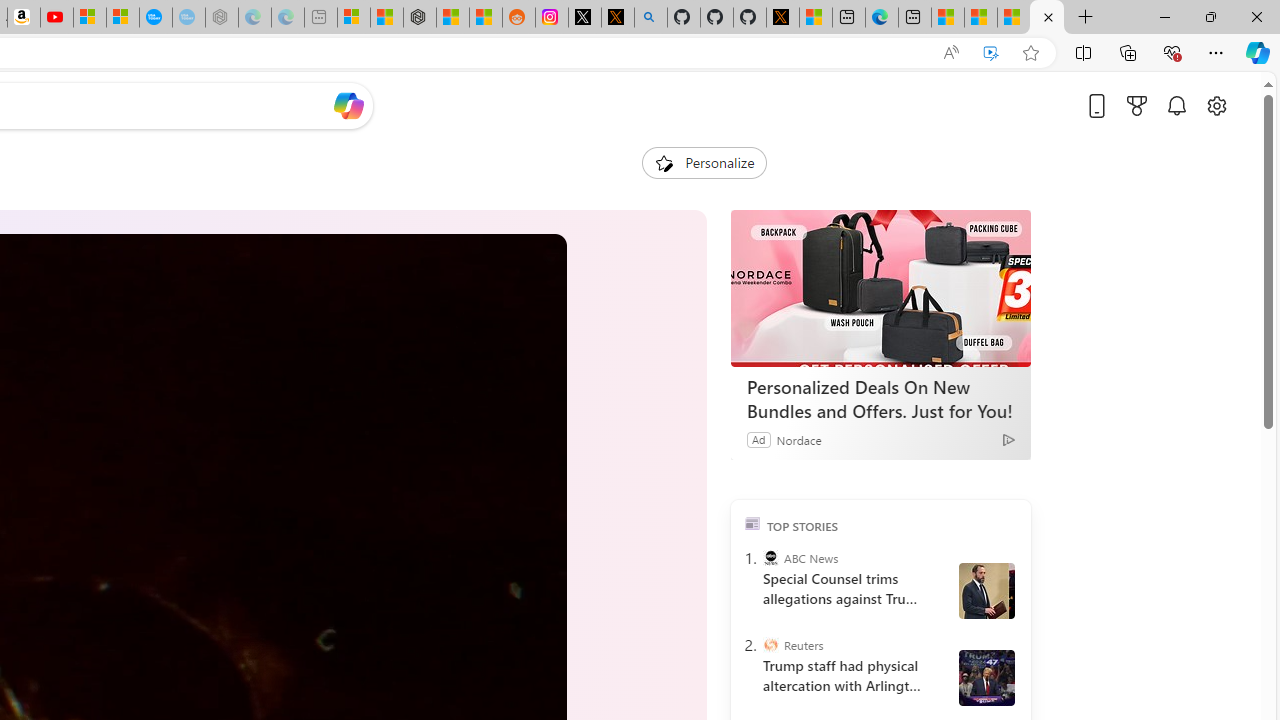 This screenshot has height=720, width=1280. What do you see at coordinates (584, 17) in the screenshot?
I see `'Log in to X / X'` at bounding box center [584, 17].